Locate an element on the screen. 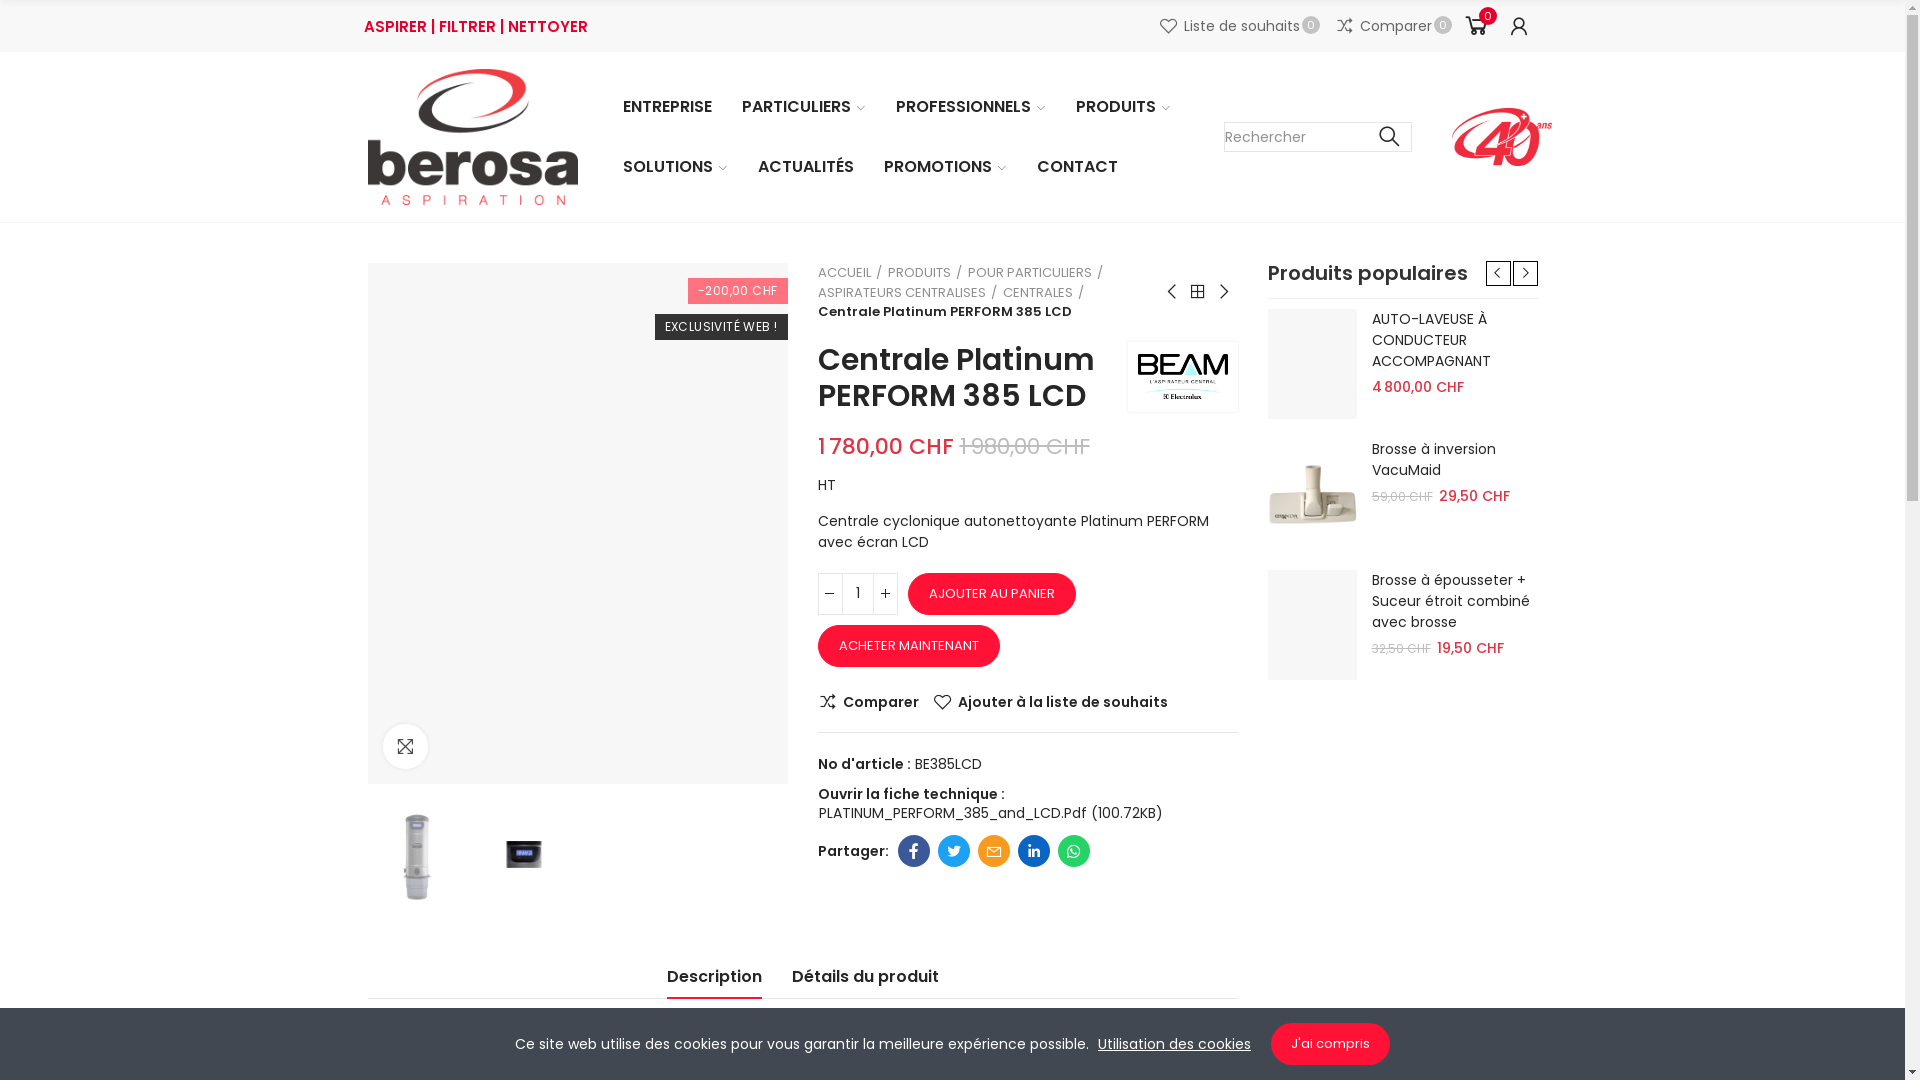  'PARTICULIERS' is located at coordinates (802, 107).